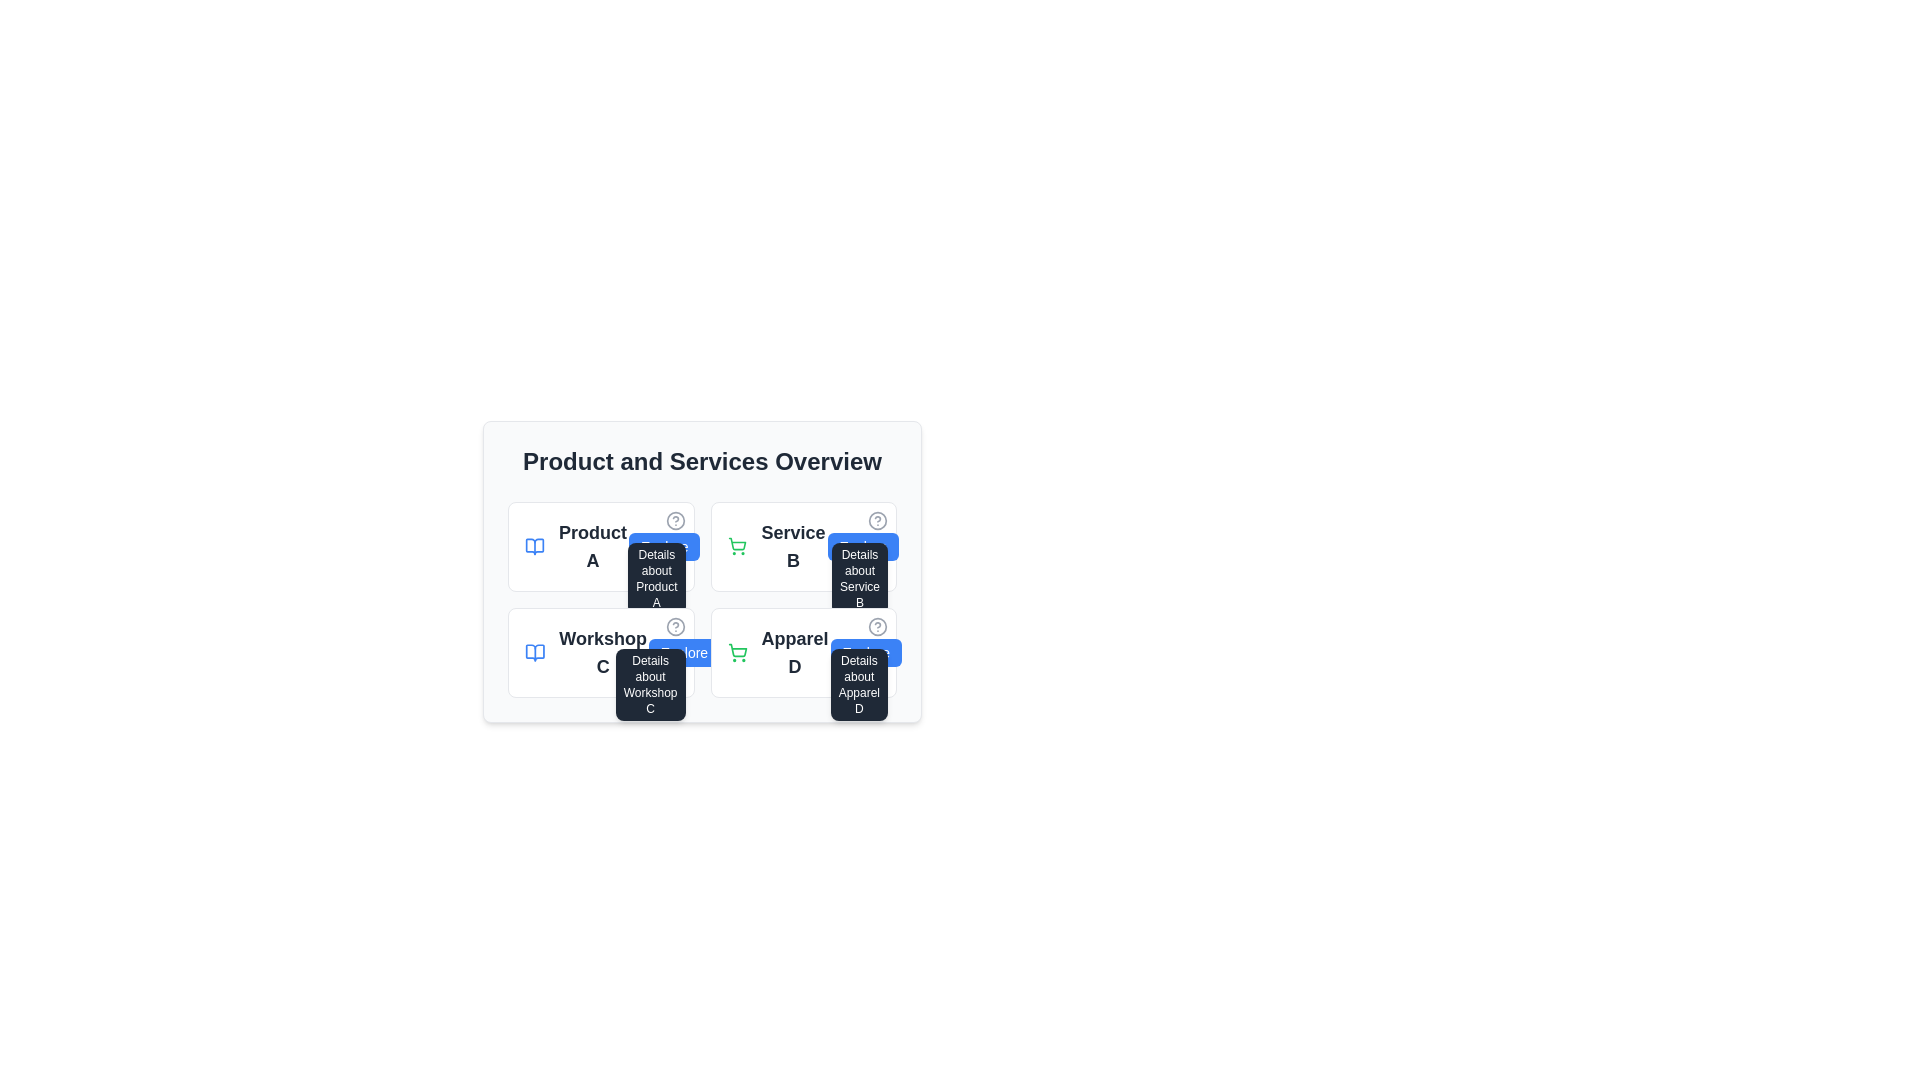  Describe the element at coordinates (535, 652) in the screenshot. I see `the icon representing the workshop category labeled 'Workshop C' located to the left of the text within the 'Product and Services Overview' section` at that location.